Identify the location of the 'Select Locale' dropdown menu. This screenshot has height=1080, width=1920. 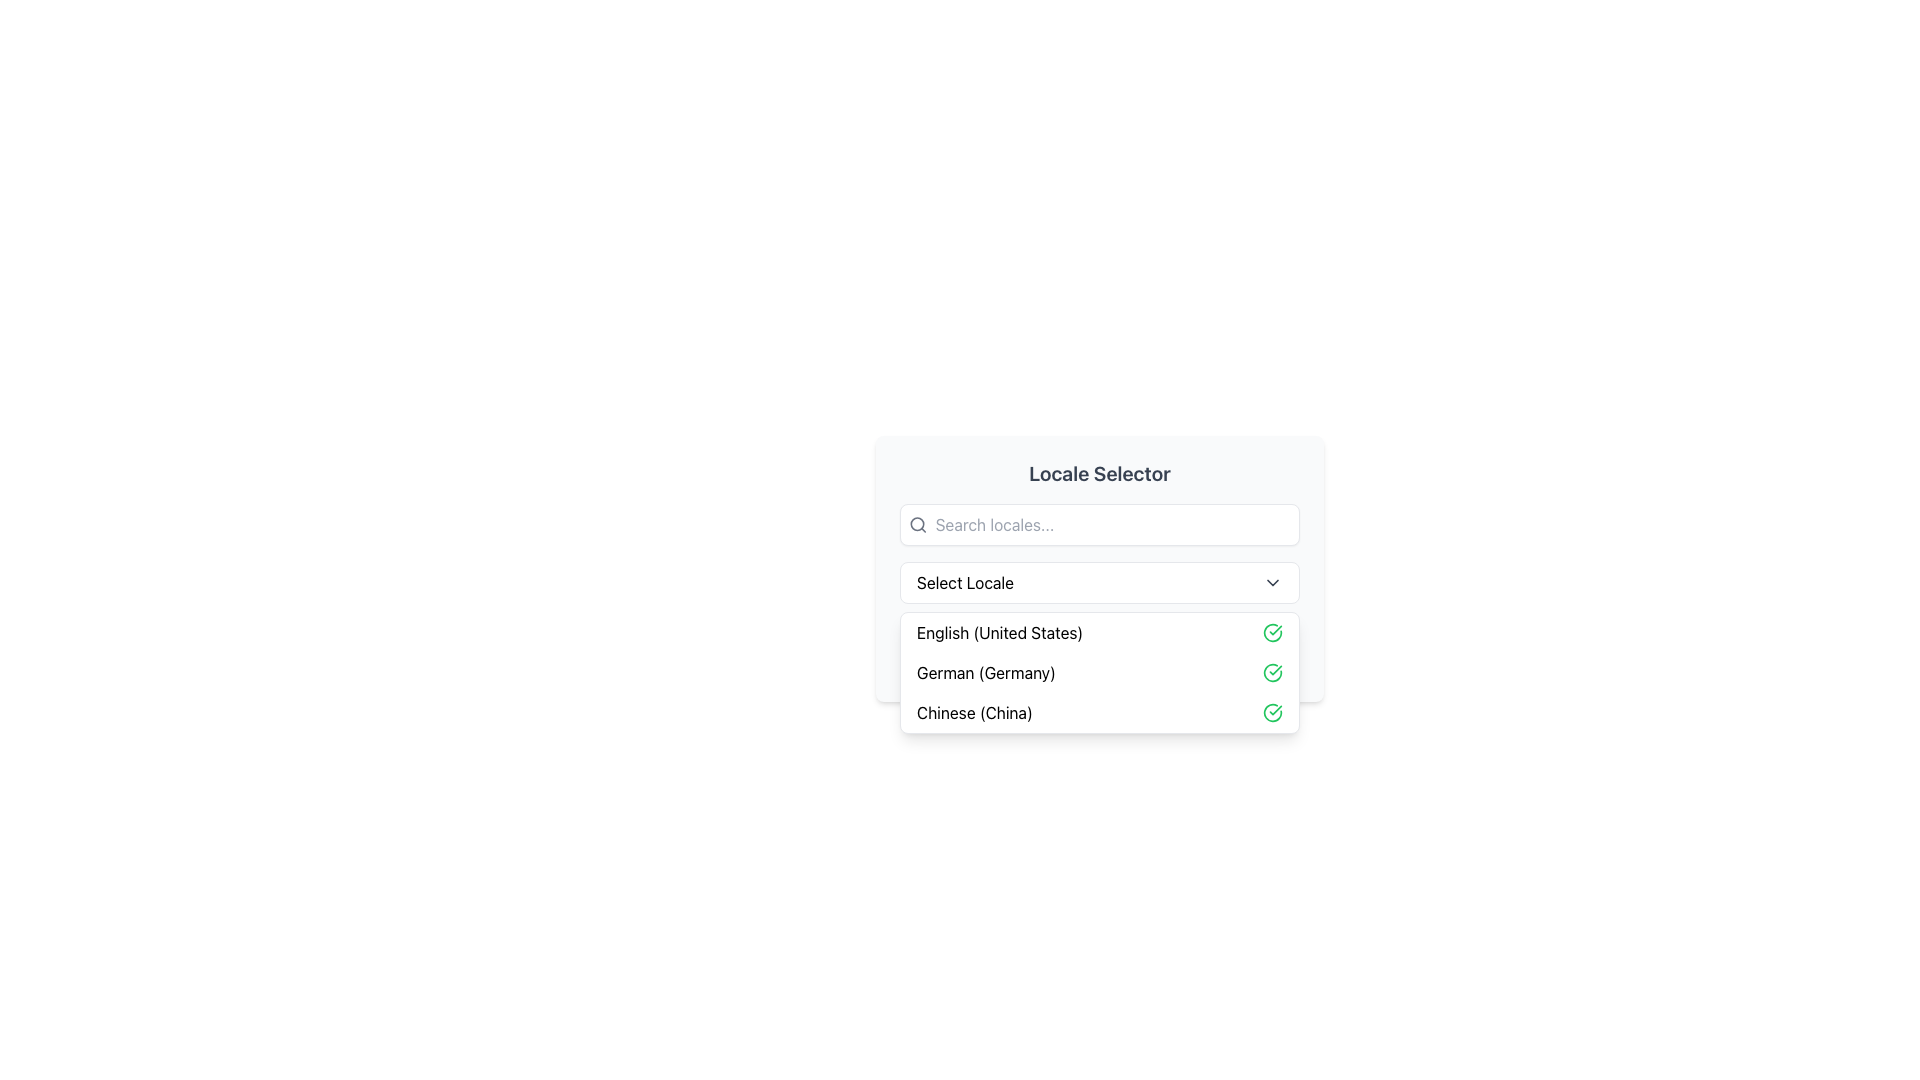
(1098, 582).